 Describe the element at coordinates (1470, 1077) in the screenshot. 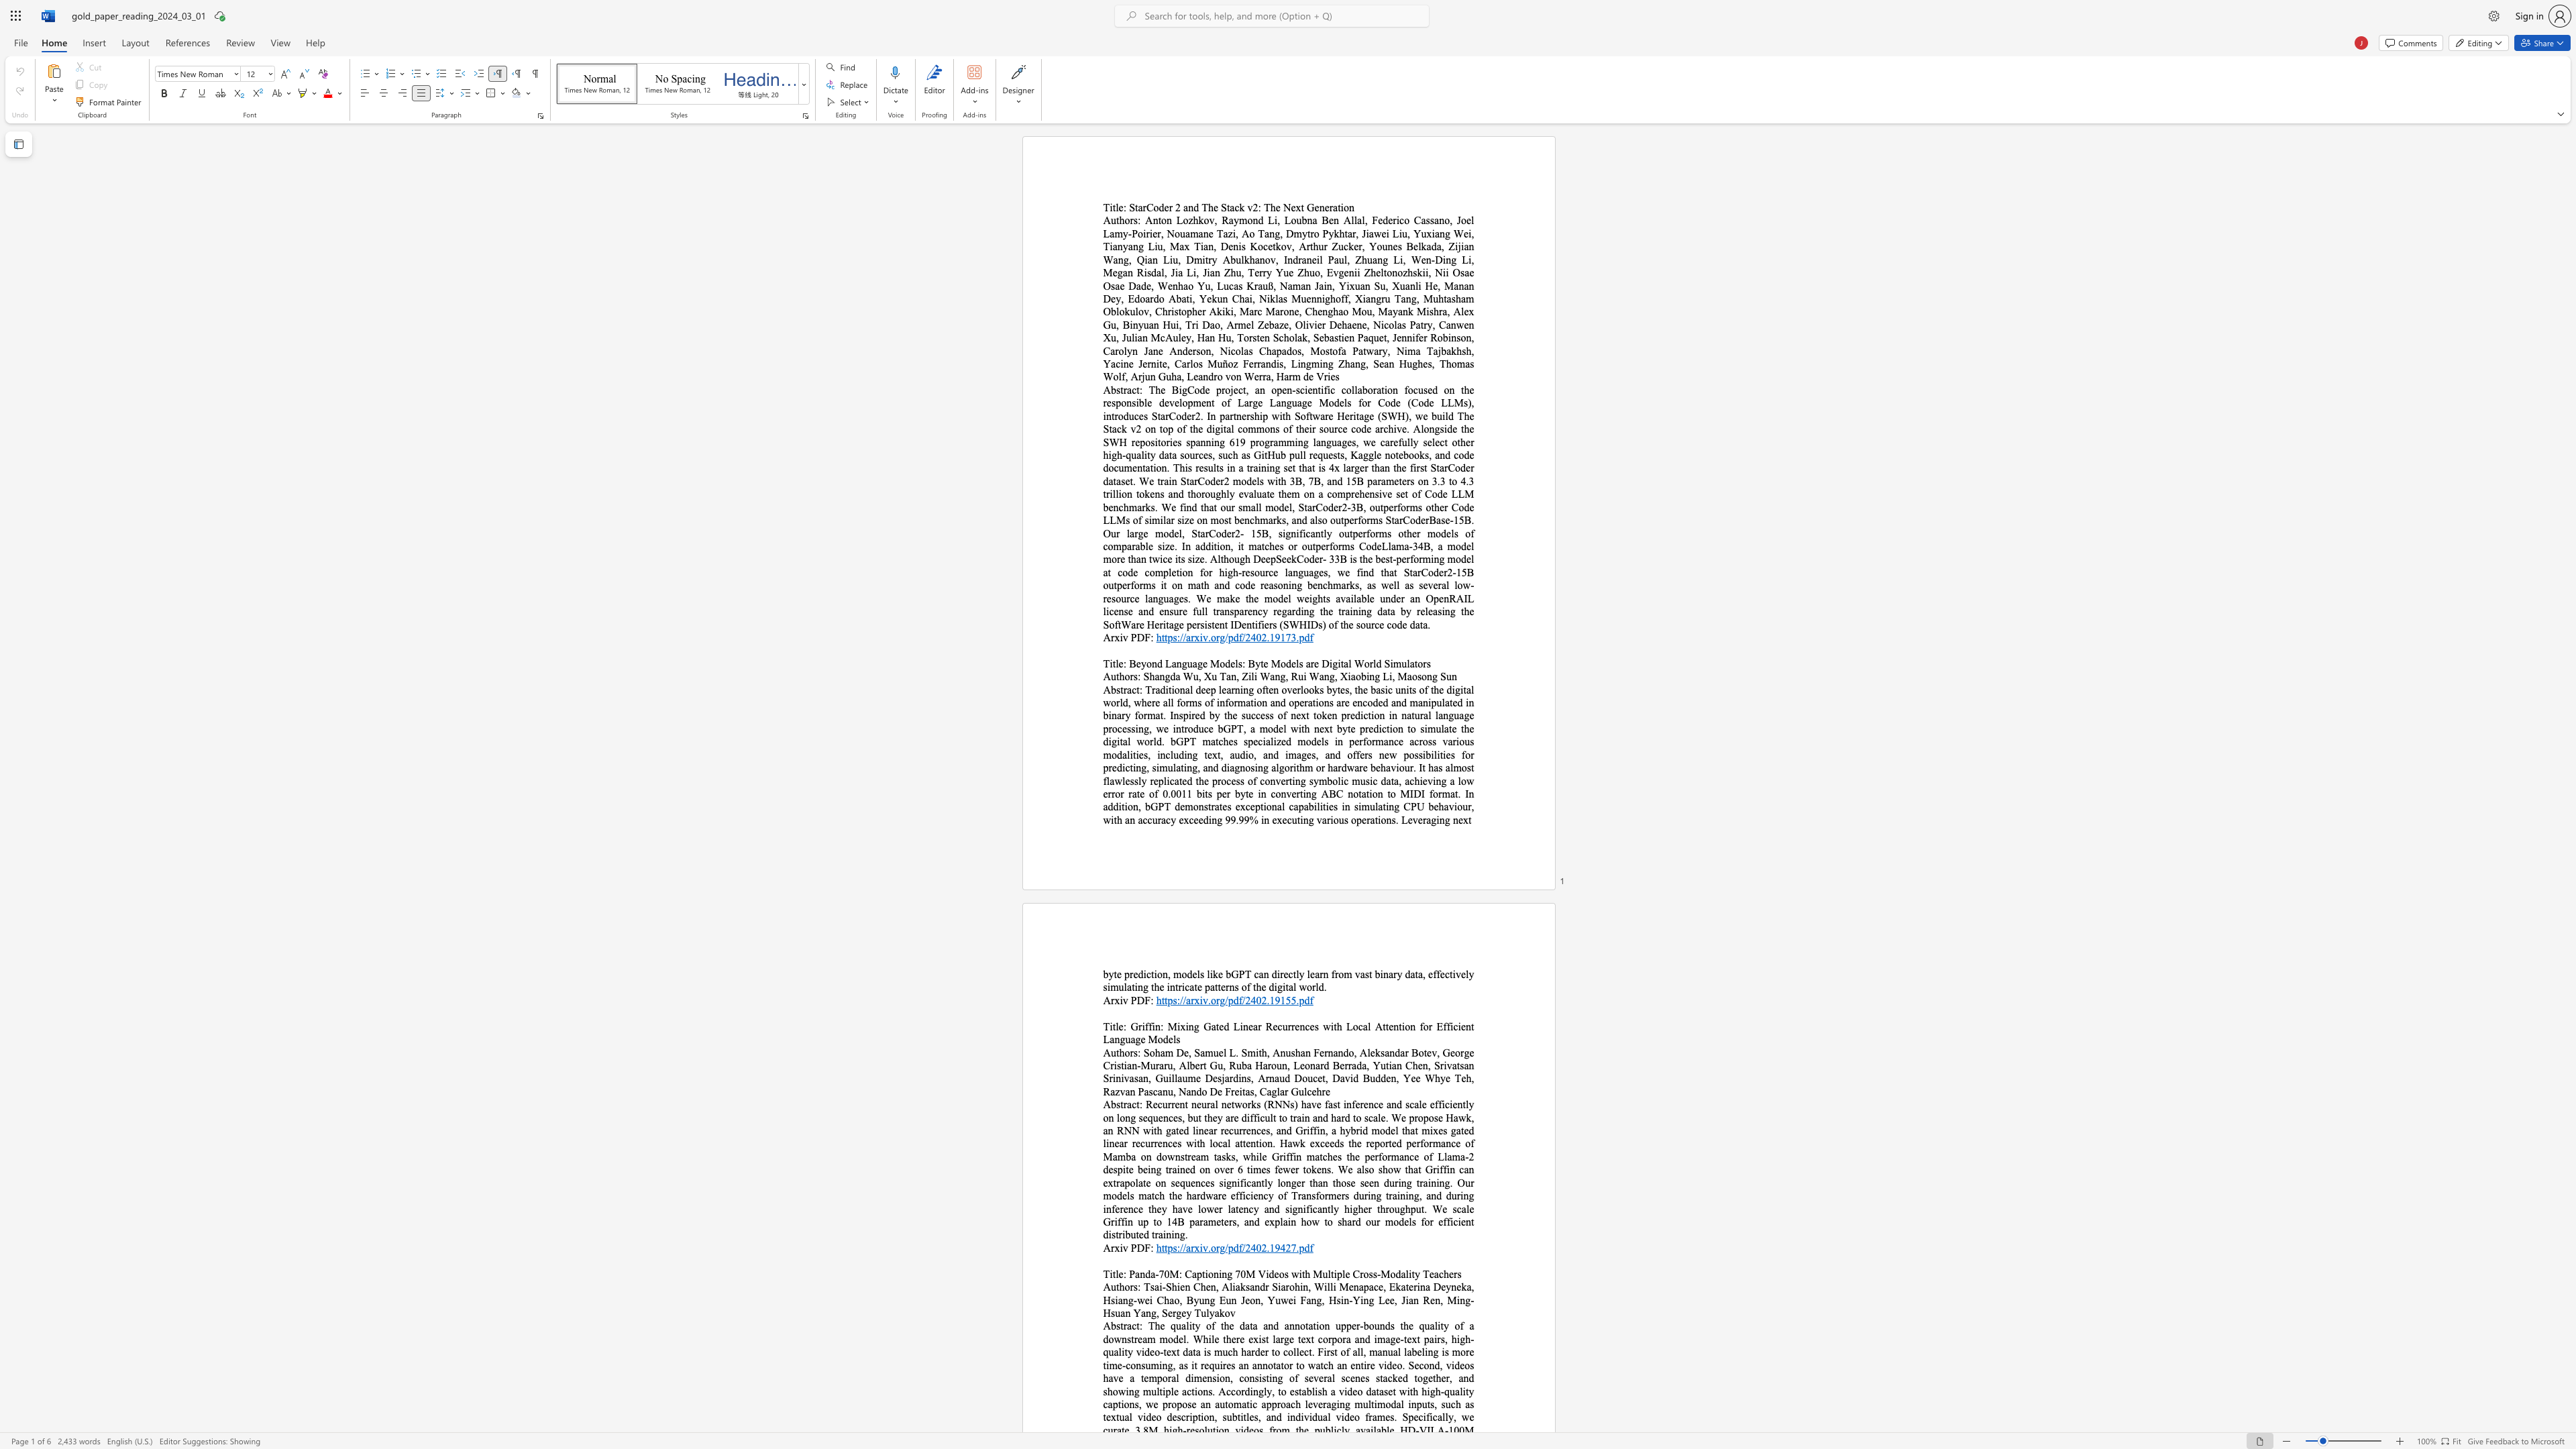

I see `the subset text ", Razvan Pascanu, Nando" within the text "Soham De, Samuel L. Smith, Anushan Fernando, Aleksandar Botev, George Cristian-Muraru, Albert Gu, Ruba Haroun, Leonard Berrada, Yutian Chen, Srivatsan Srinivasan, Guillaume Desjardins, Arnaud Doucet, David Budden, Yee Whye Teh, Razvan Pascanu, Nando De Freitas, Caglar Gulcehre"` at that location.